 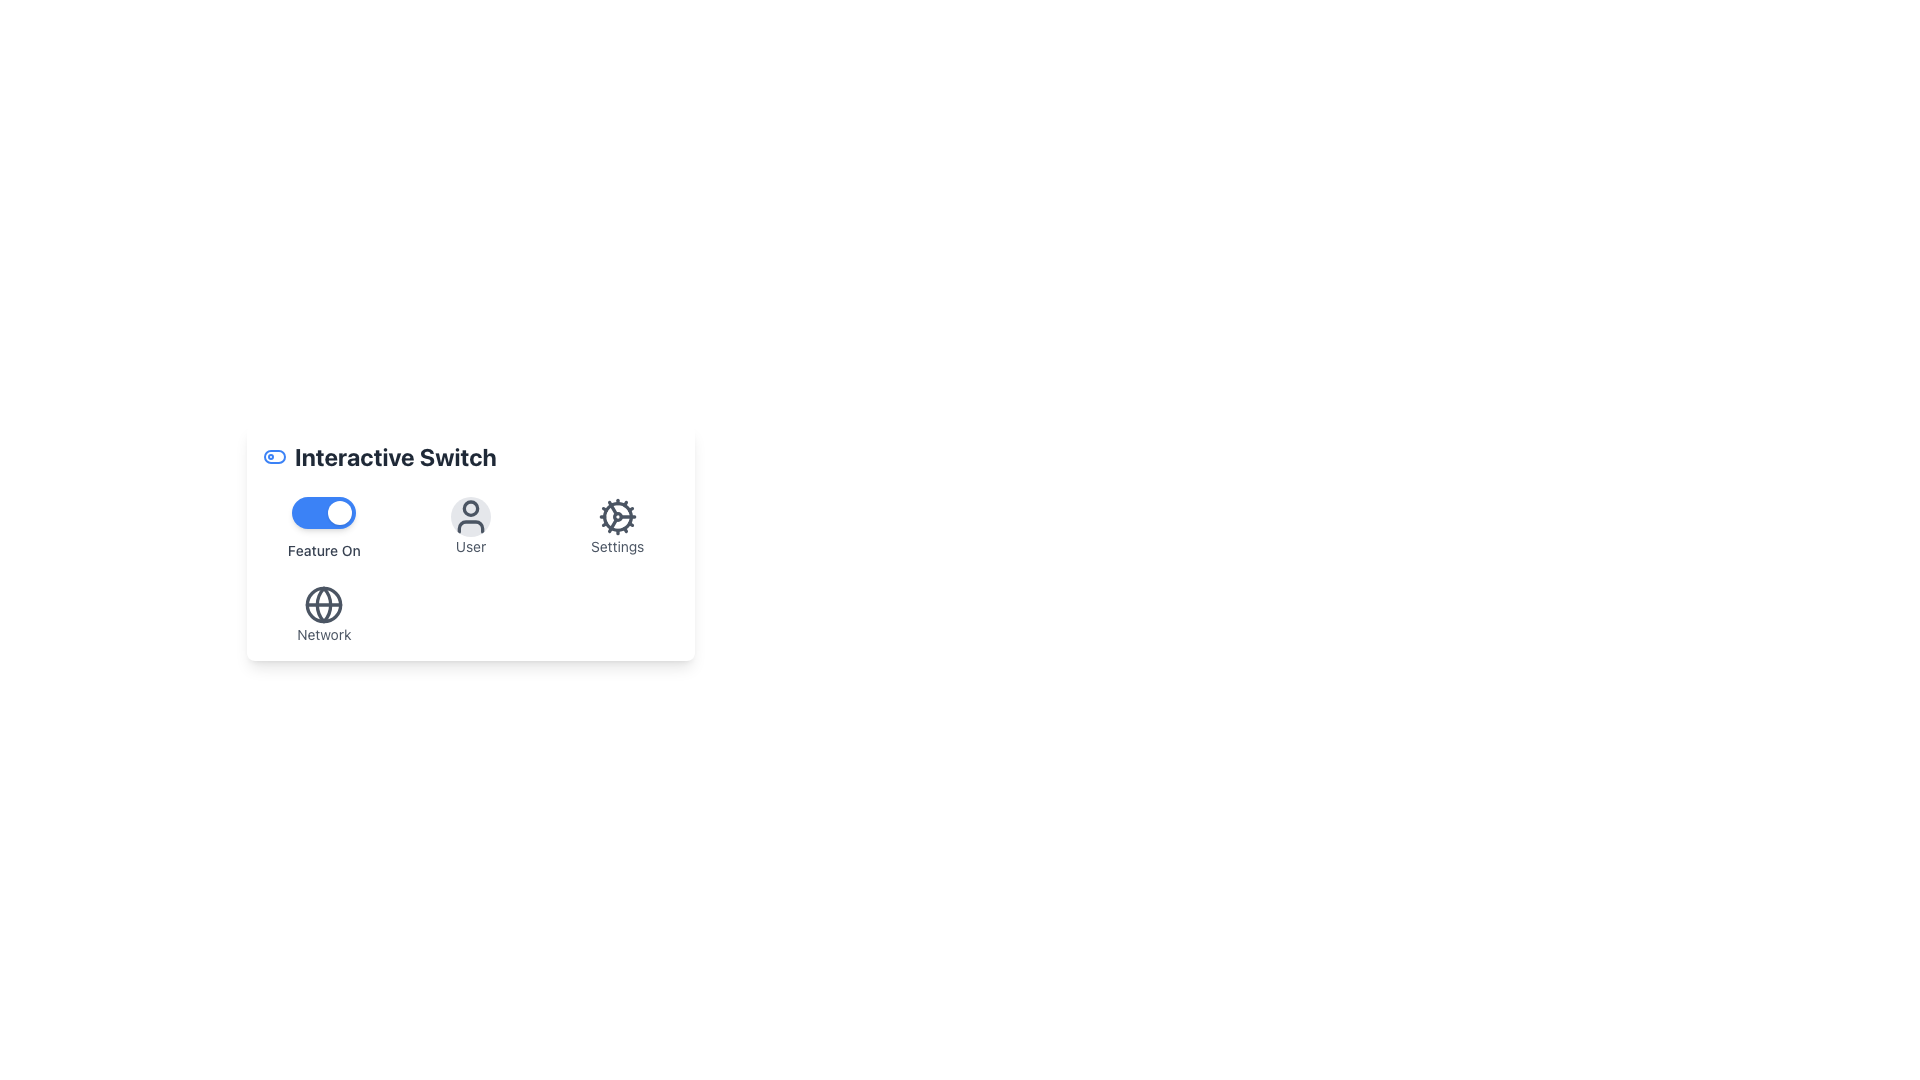 What do you see at coordinates (616, 527) in the screenshot?
I see `the settings option icon with text label located on the right side of the row containing 'Feature On' and 'User'` at bounding box center [616, 527].